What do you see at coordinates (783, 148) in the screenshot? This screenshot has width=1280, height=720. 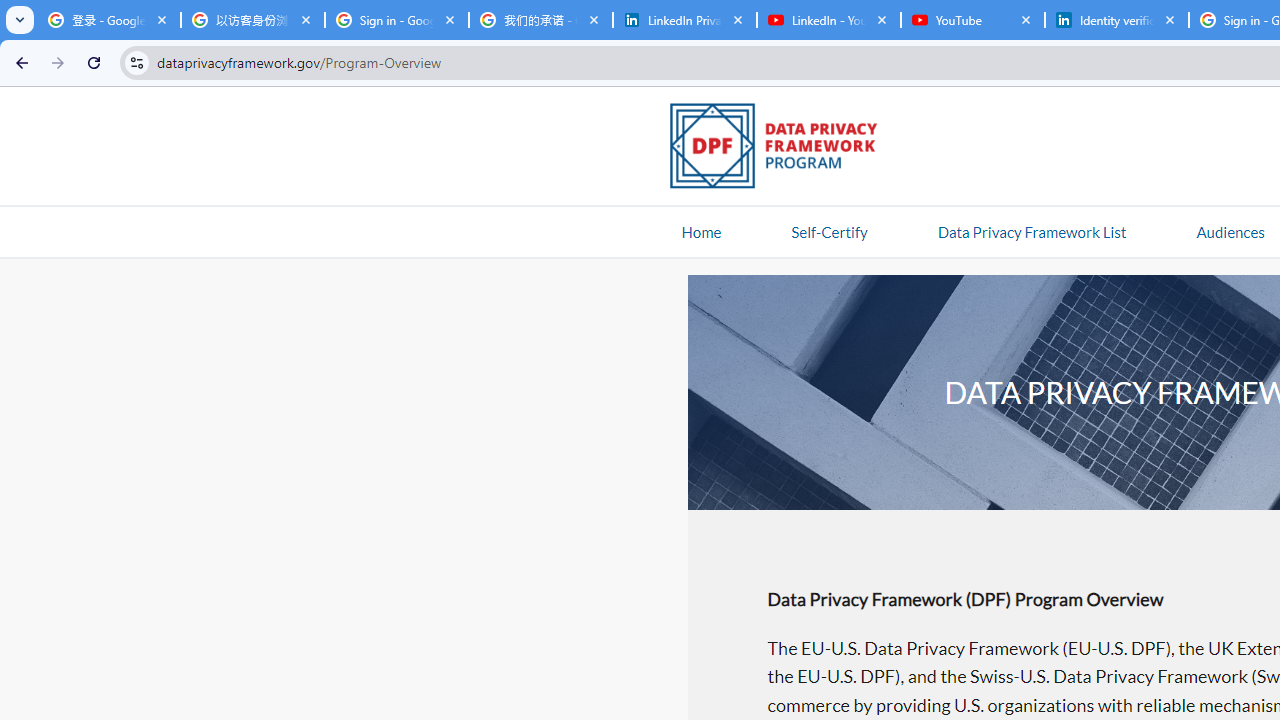 I see `'Data Privacy Framework Logo - Link to Homepage'` at bounding box center [783, 148].